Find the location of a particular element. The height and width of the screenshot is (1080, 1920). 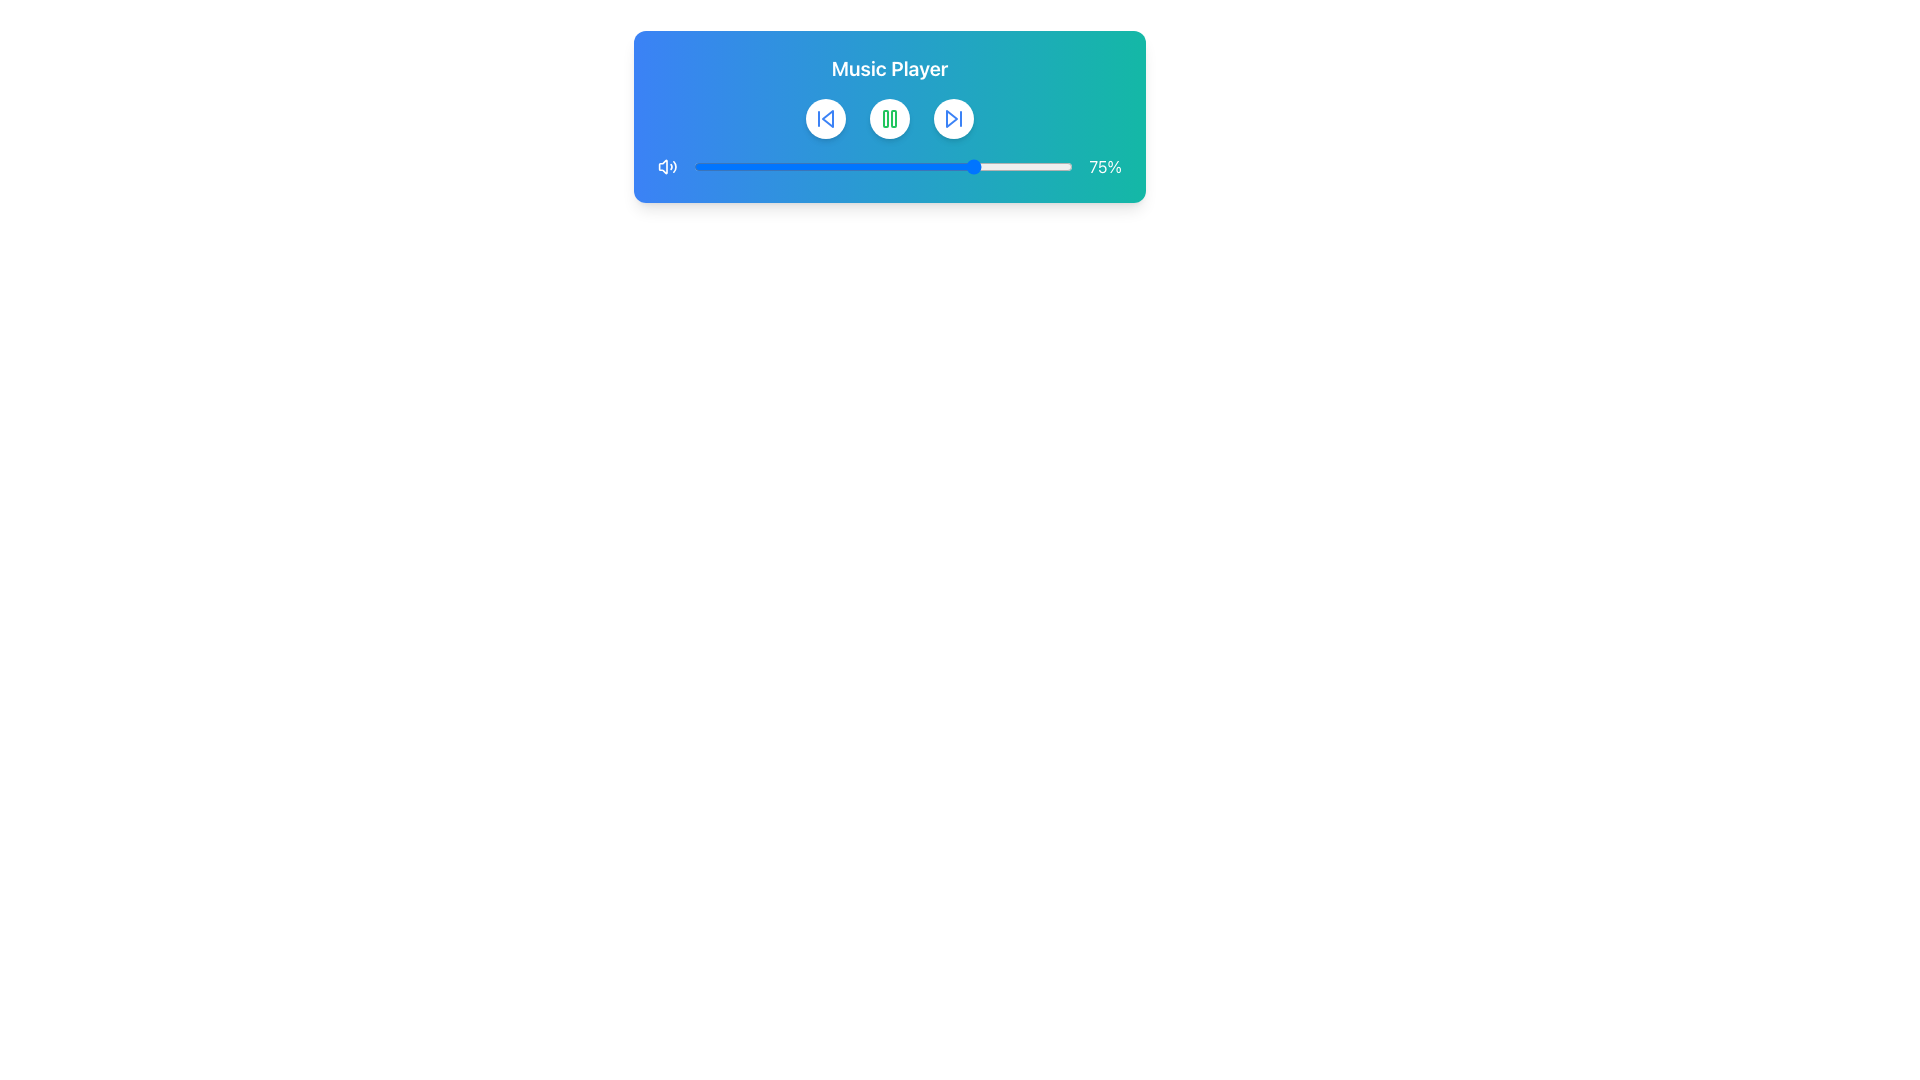

the slider is located at coordinates (946, 165).